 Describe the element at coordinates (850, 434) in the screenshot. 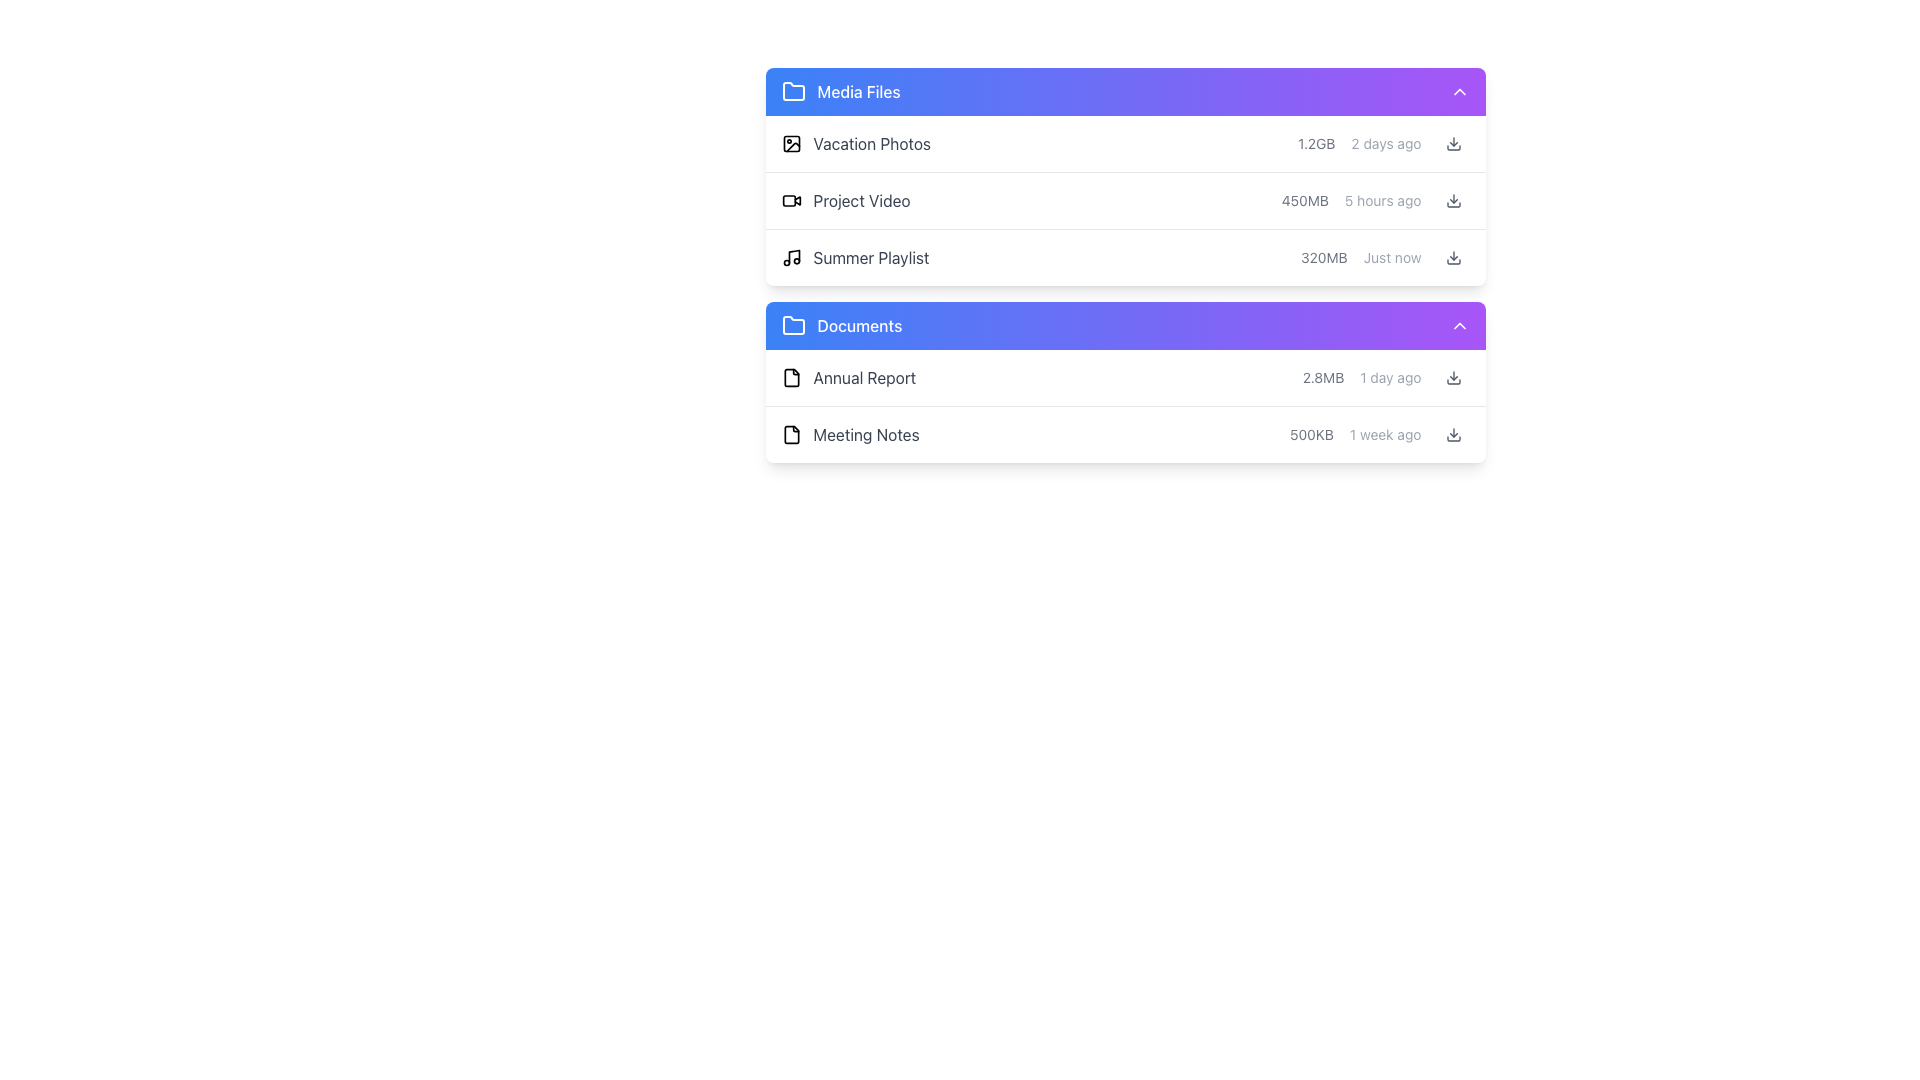

I see `the 'Meeting Notes' label with a document icon` at that location.